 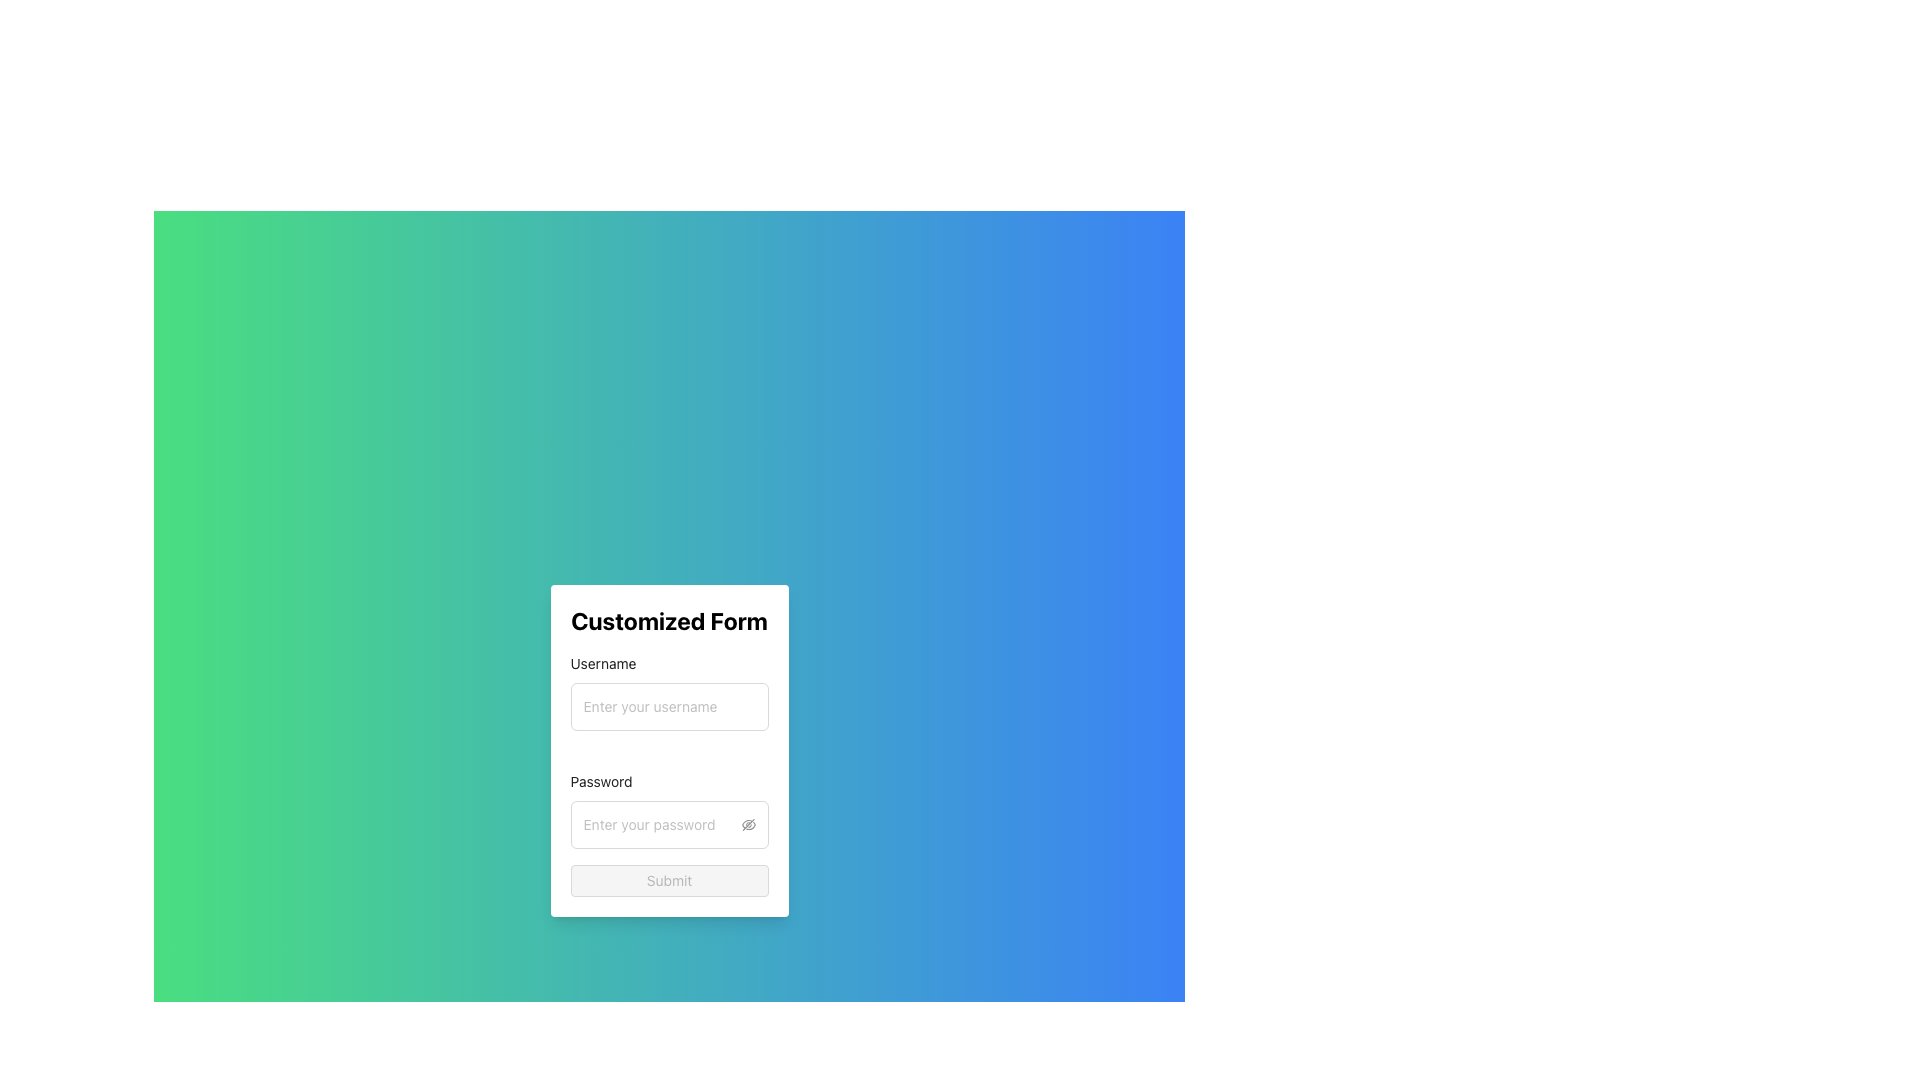 What do you see at coordinates (669, 810) in the screenshot?
I see `the Password input field in the Customized Form to focus on it for entering the password` at bounding box center [669, 810].